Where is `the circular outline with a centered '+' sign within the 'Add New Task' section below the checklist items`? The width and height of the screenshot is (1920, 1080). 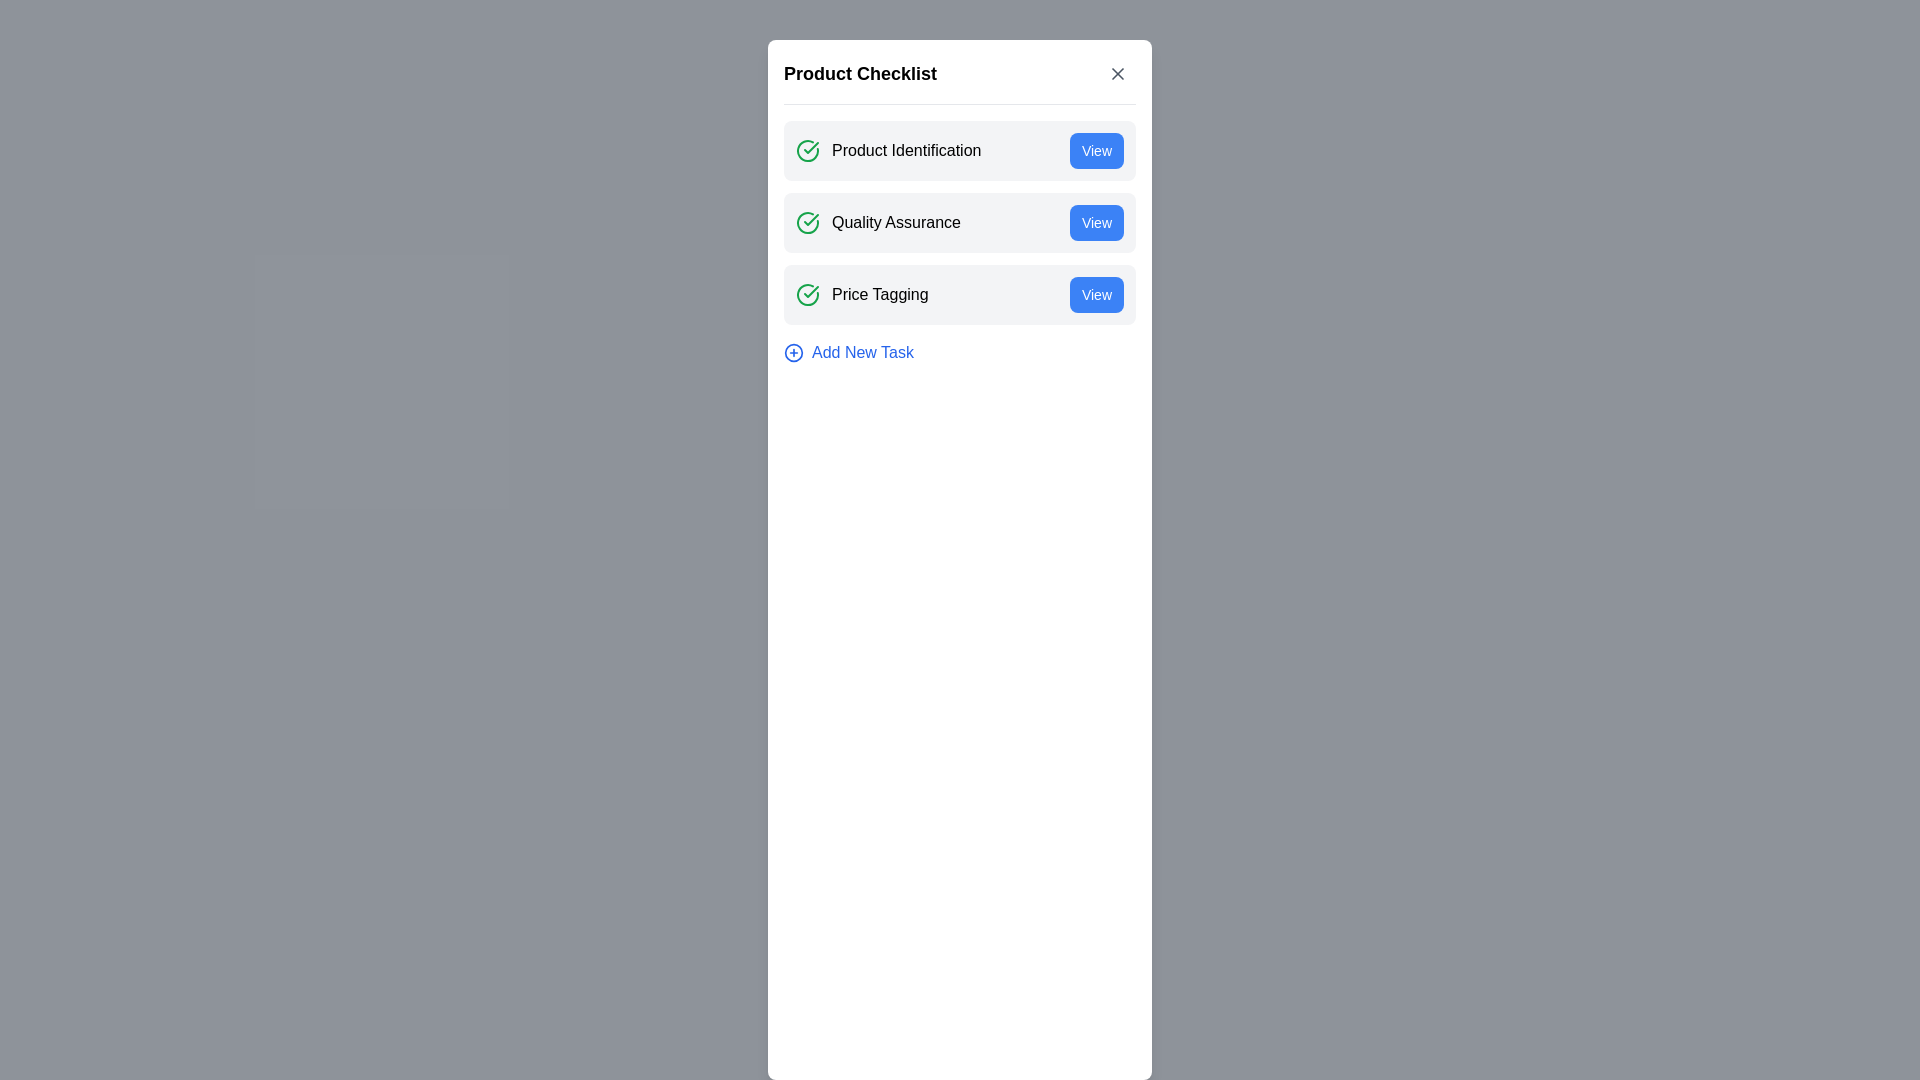
the circular outline with a centered '+' sign within the 'Add New Task' section below the checklist items is located at coordinates (792, 352).